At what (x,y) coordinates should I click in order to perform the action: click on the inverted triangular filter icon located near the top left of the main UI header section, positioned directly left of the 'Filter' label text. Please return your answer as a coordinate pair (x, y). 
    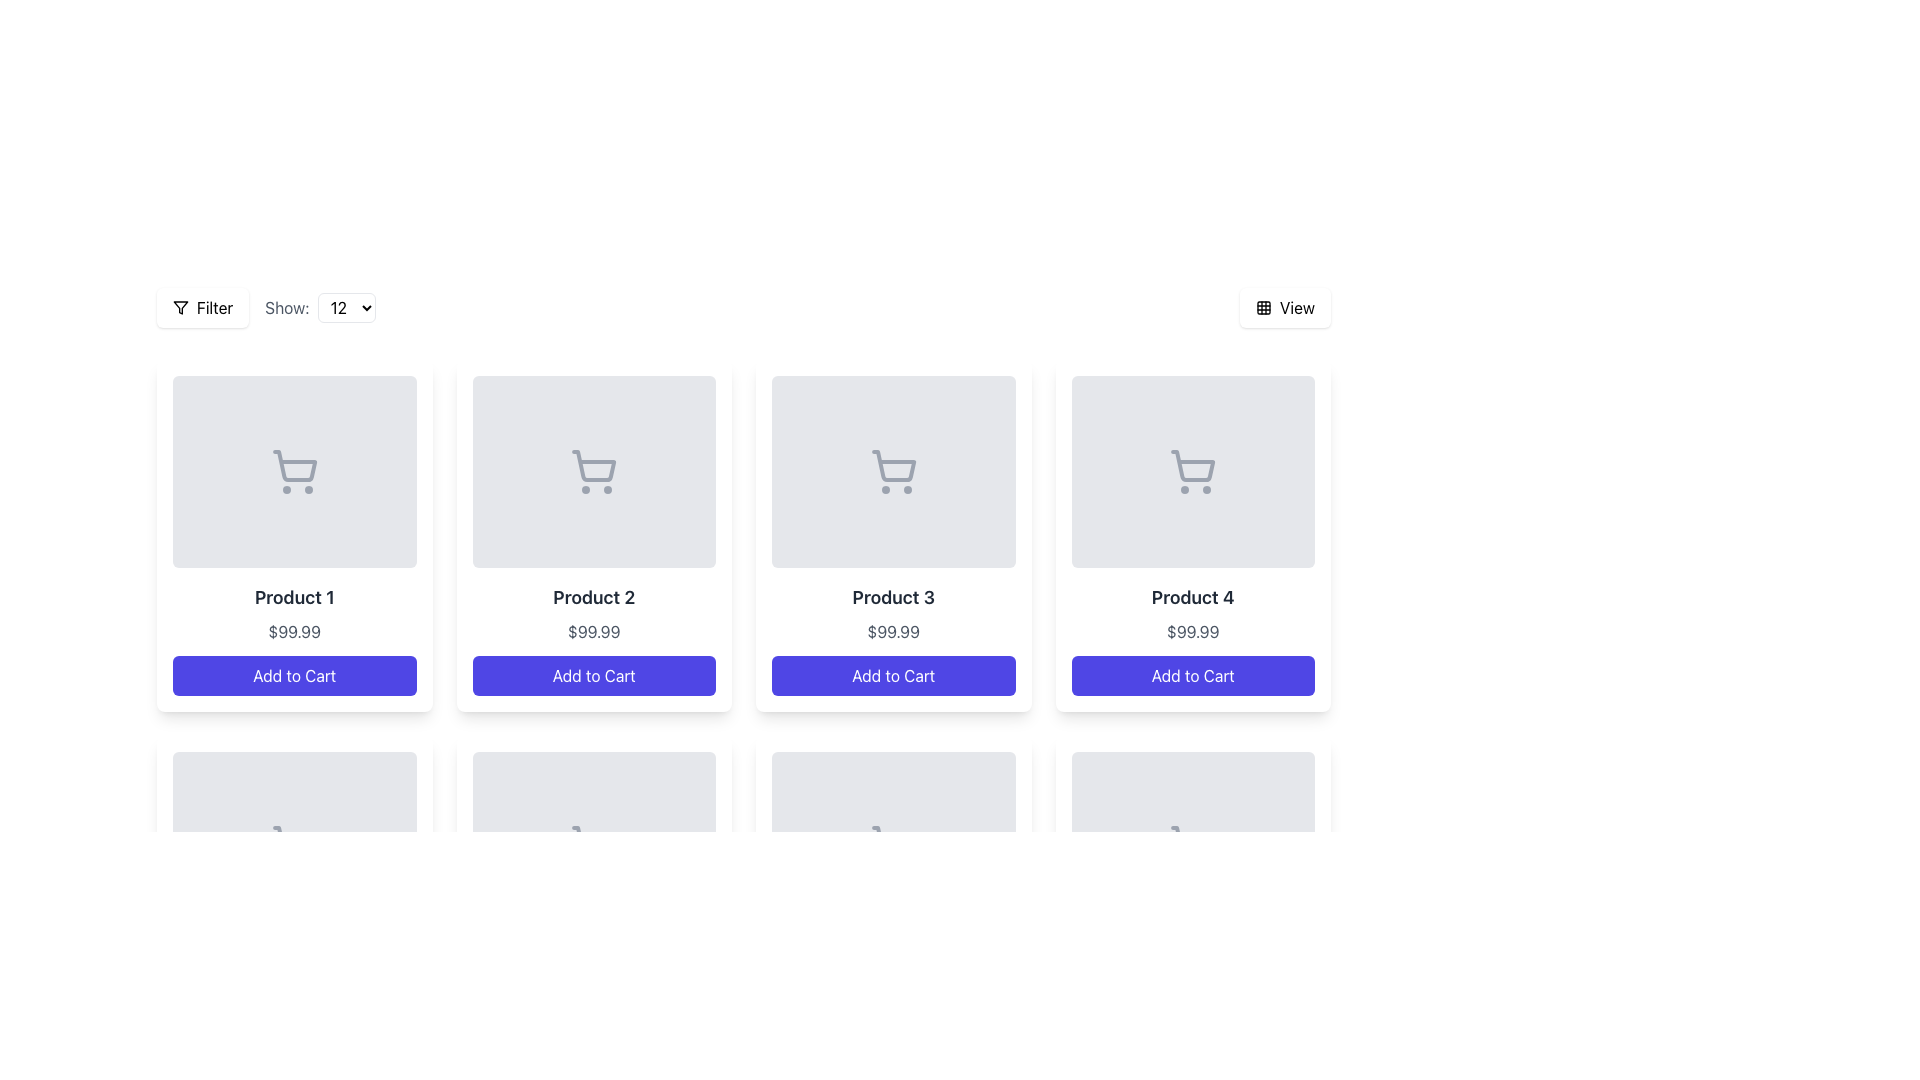
    Looking at the image, I should click on (181, 308).